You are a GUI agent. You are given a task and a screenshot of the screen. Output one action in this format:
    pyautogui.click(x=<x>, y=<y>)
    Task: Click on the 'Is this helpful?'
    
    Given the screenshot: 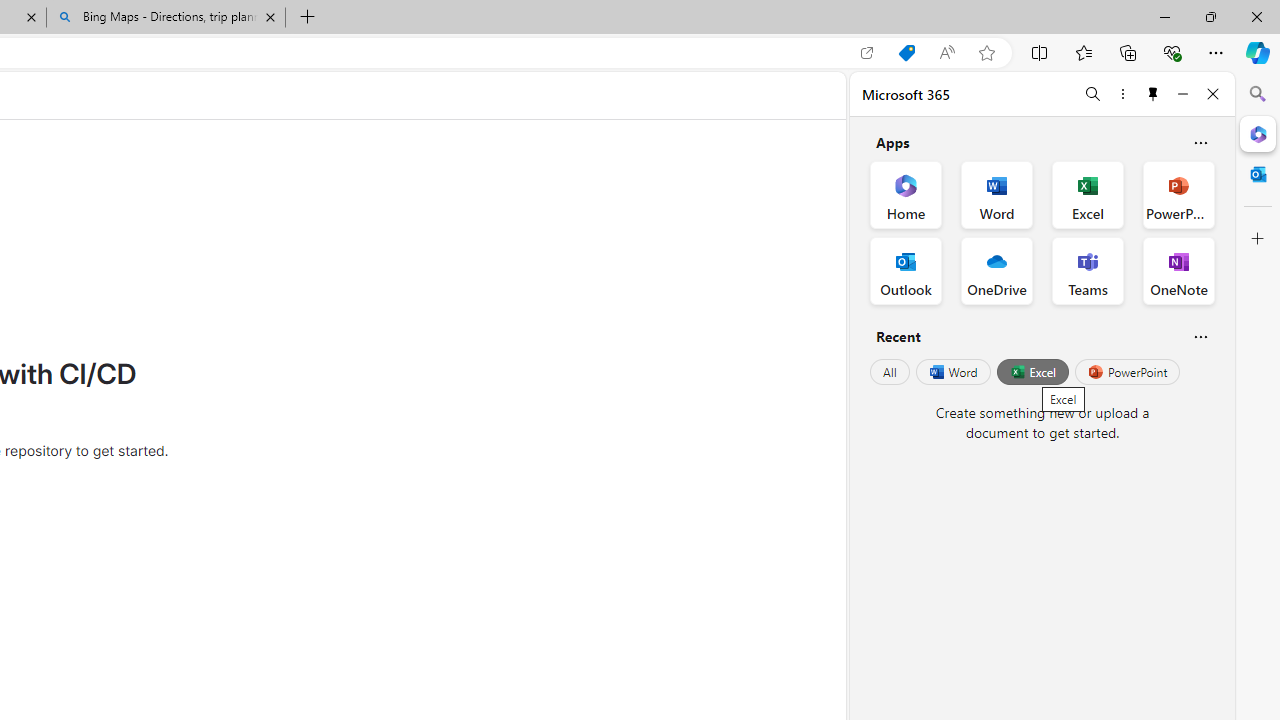 What is the action you would take?
    pyautogui.click(x=1200, y=335)
    